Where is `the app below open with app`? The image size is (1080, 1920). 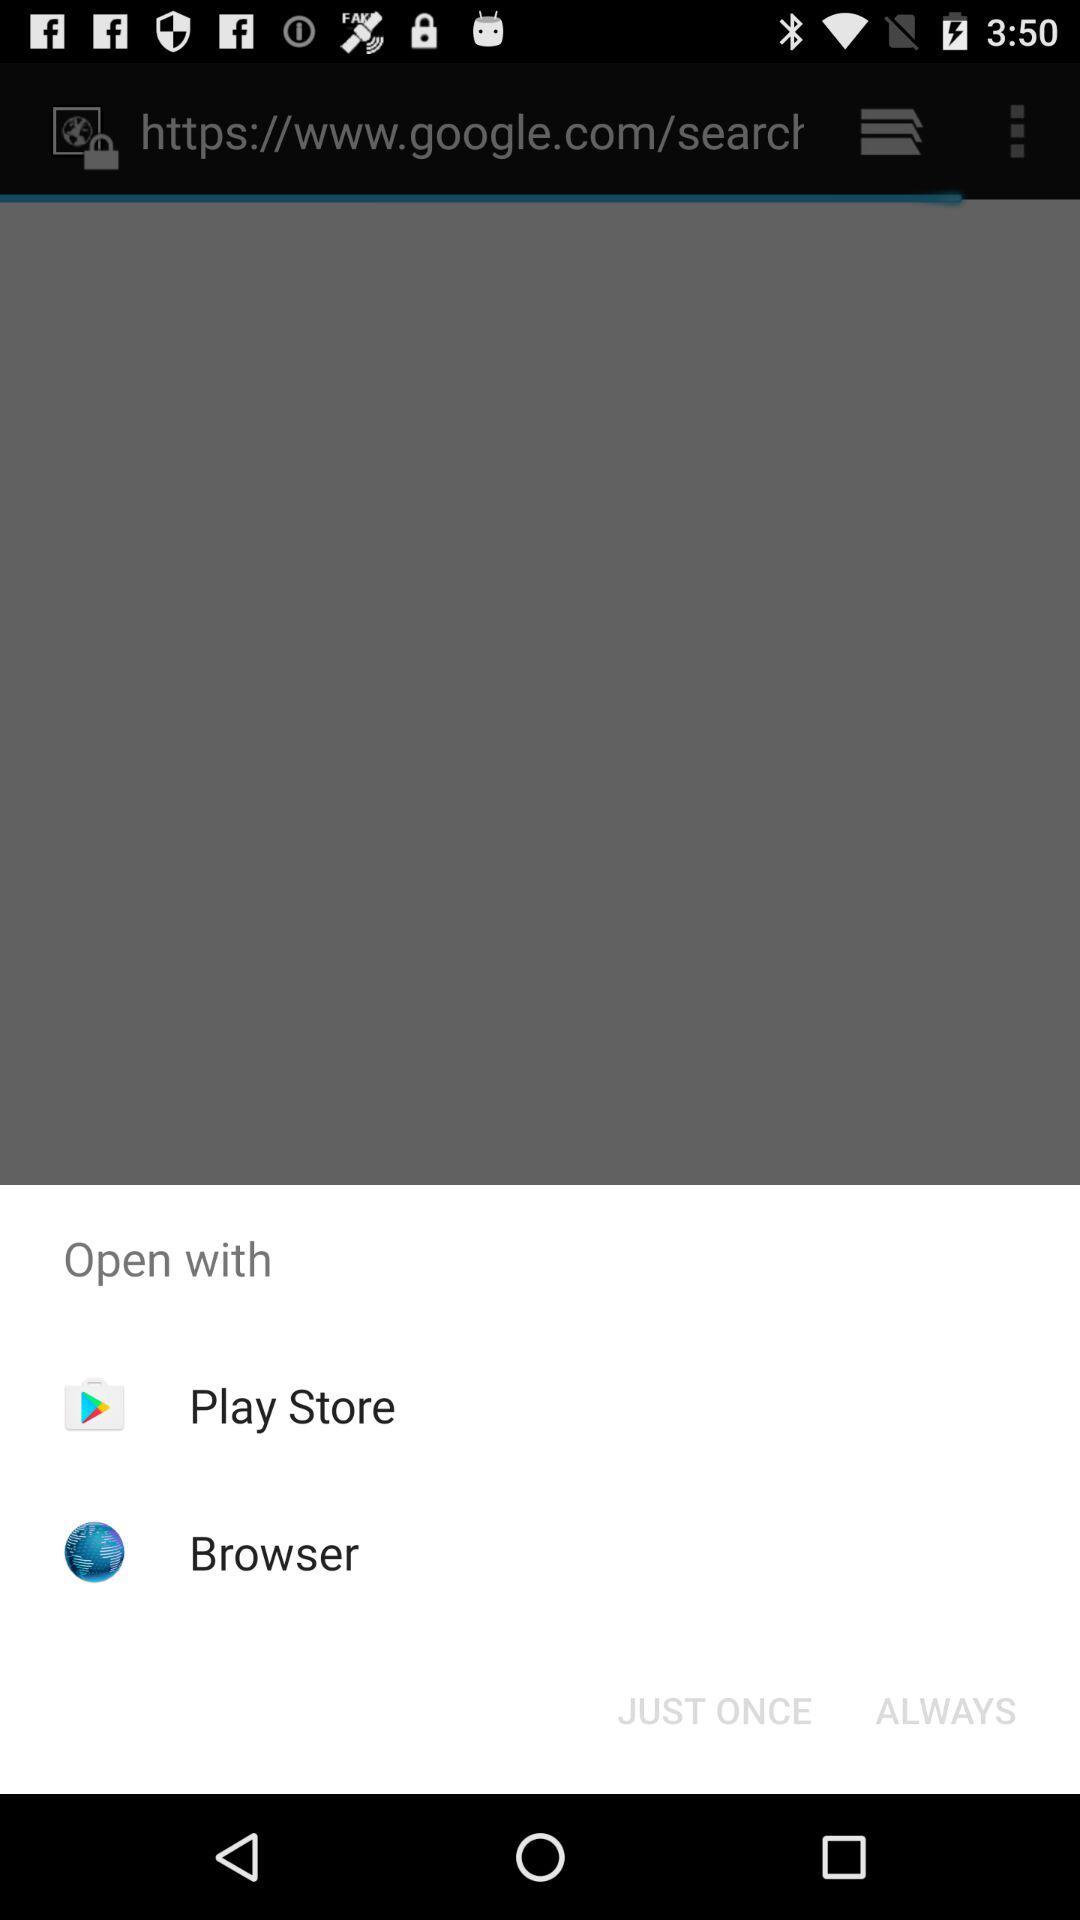 the app below open with app is located at coordinates (945, 1708).